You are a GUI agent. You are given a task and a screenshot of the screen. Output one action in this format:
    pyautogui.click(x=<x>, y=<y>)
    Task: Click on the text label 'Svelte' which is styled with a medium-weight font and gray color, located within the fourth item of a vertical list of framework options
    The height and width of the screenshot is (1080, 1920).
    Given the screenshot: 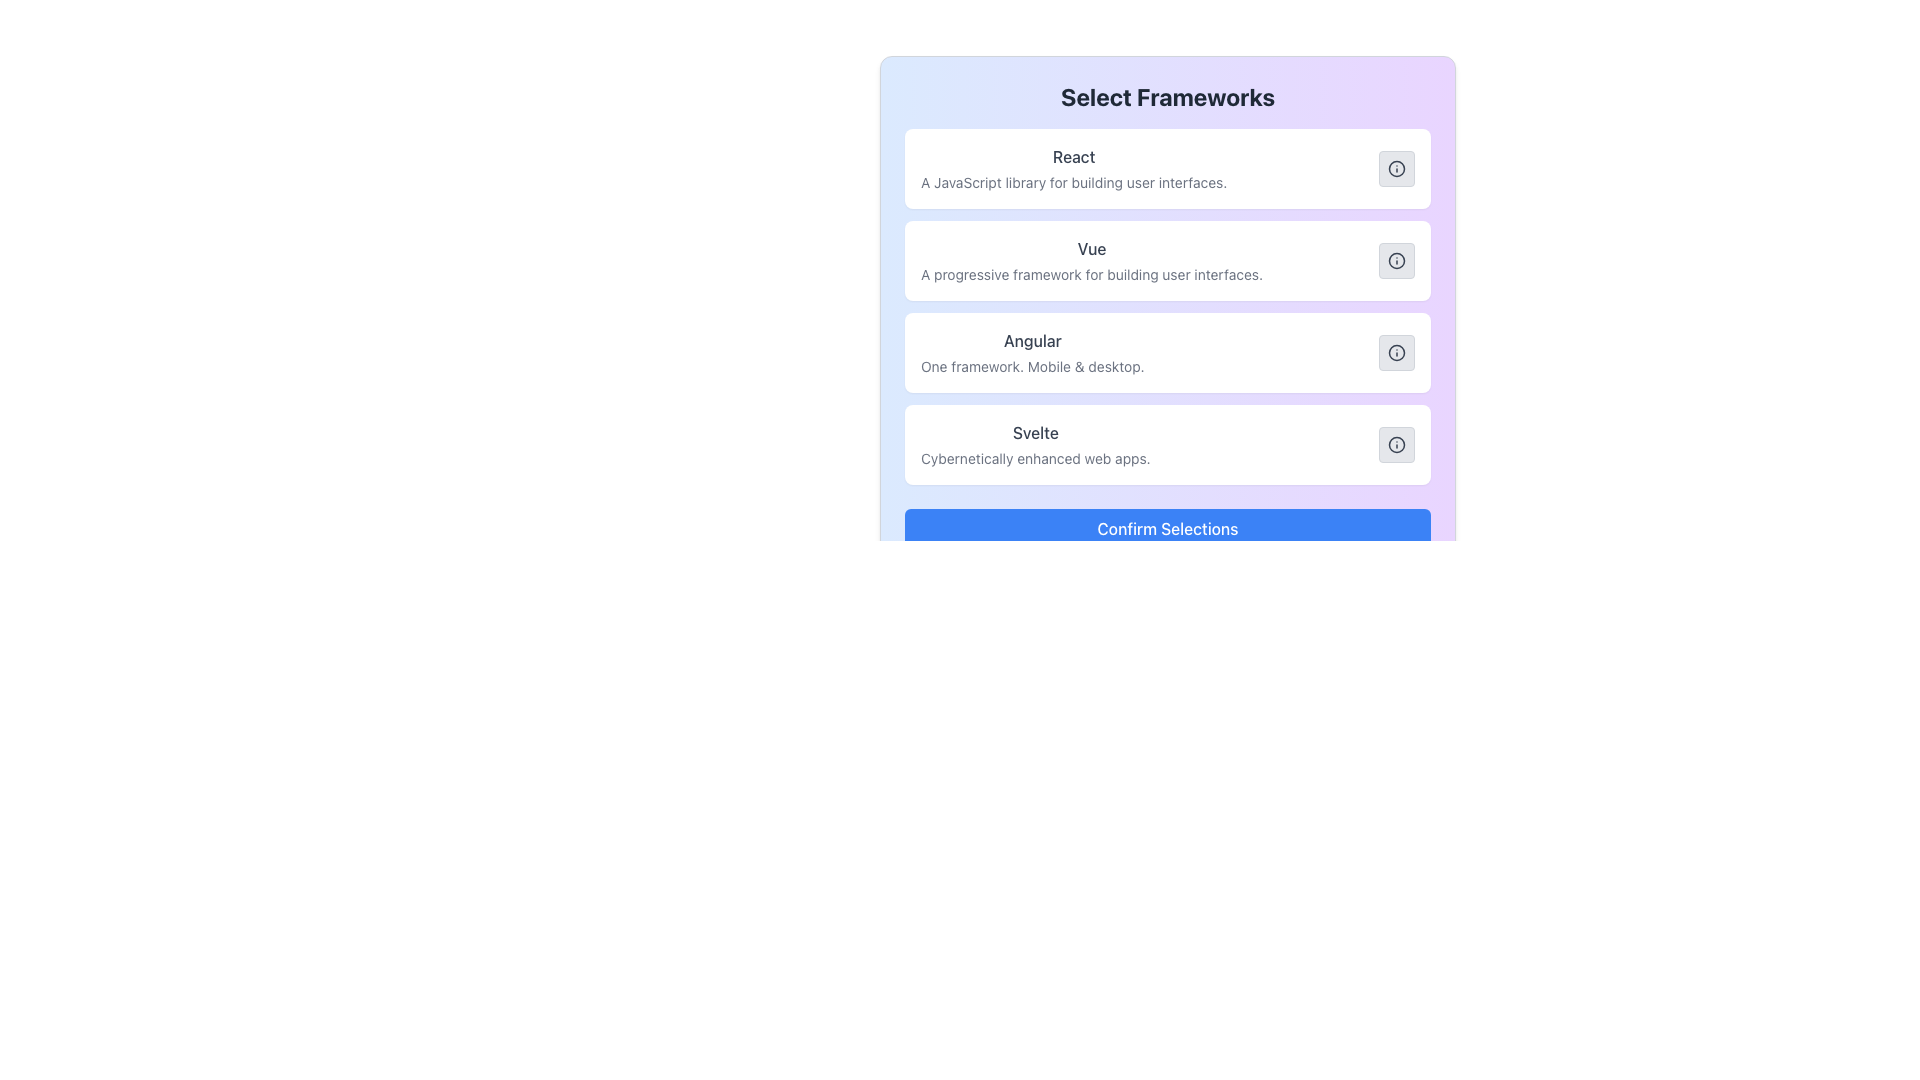 What is the action you would take?
    pyautogui.click(x=1035, y=431)
    